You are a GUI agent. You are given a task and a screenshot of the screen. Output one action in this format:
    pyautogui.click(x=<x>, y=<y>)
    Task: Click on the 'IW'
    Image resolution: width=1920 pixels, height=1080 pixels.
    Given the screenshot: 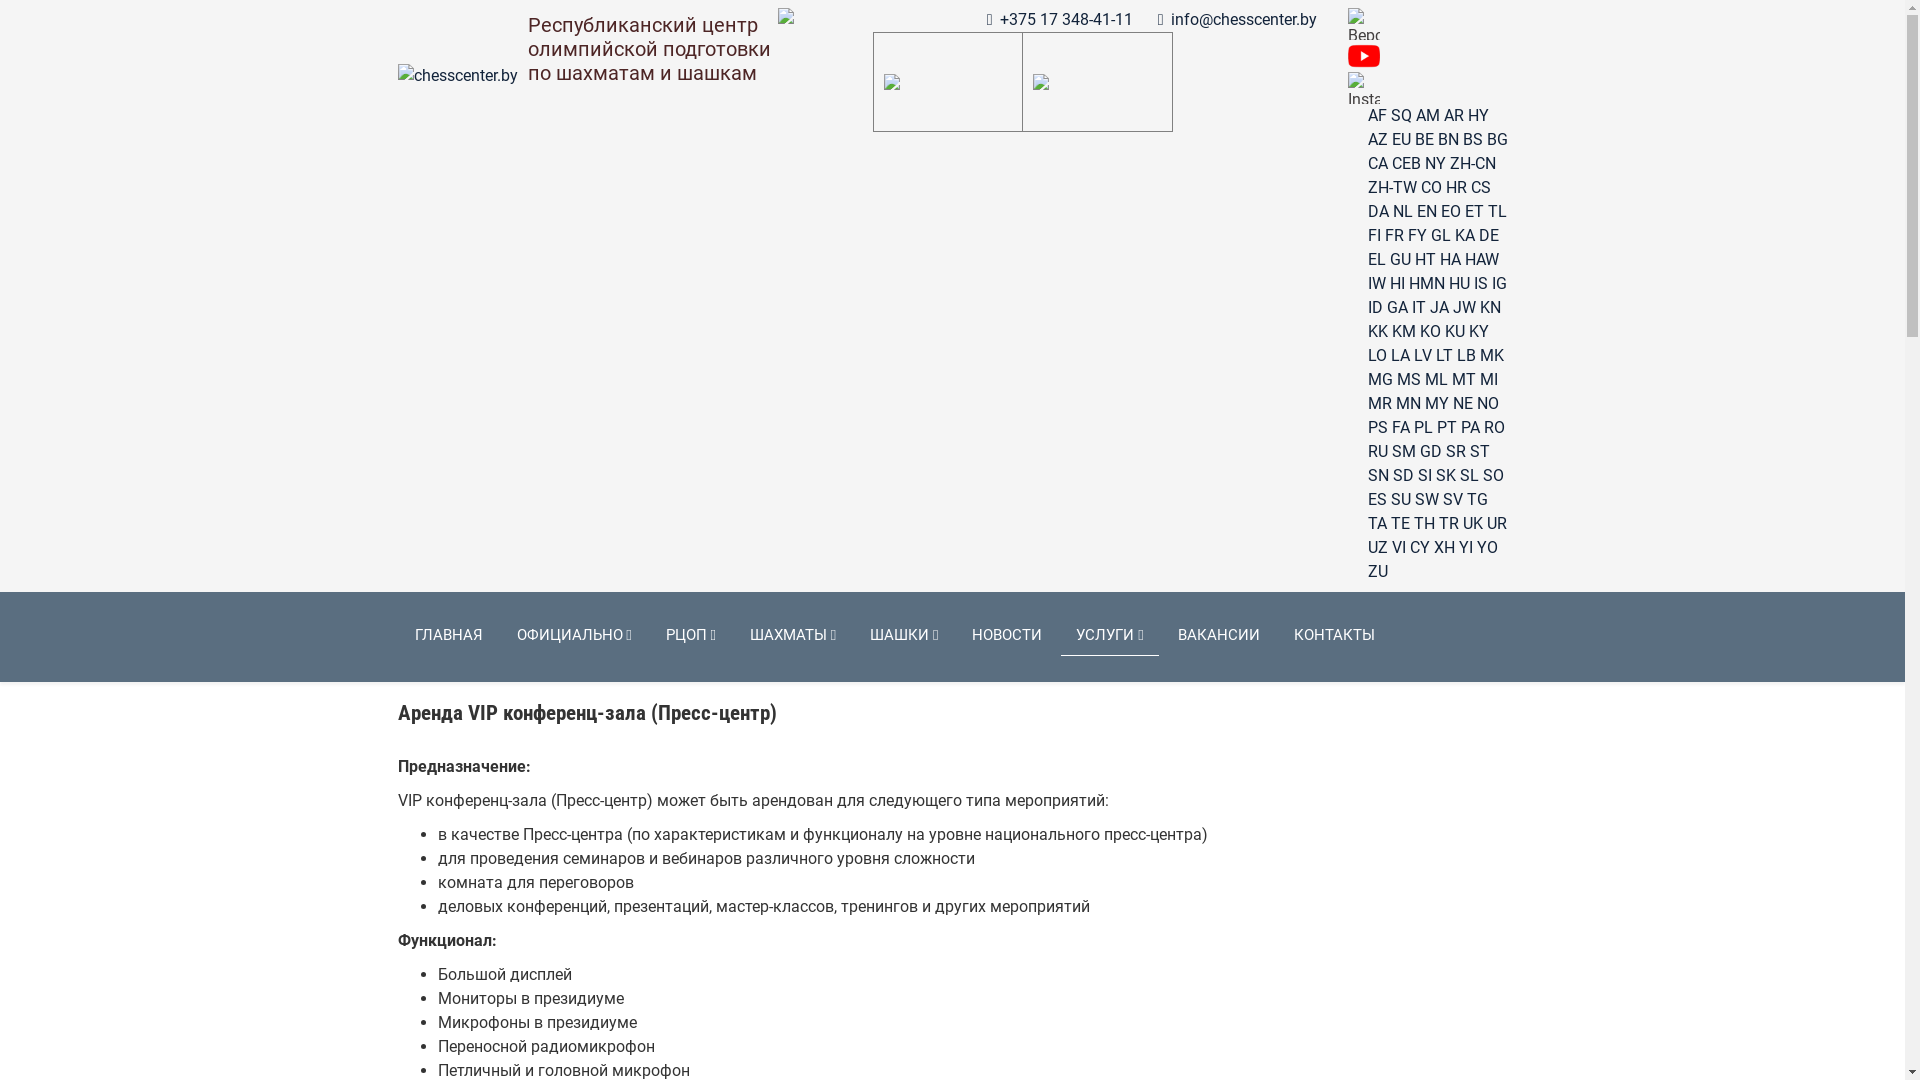 What is the action you would take?
    pyautogui.click(x=1367, y=283)
    